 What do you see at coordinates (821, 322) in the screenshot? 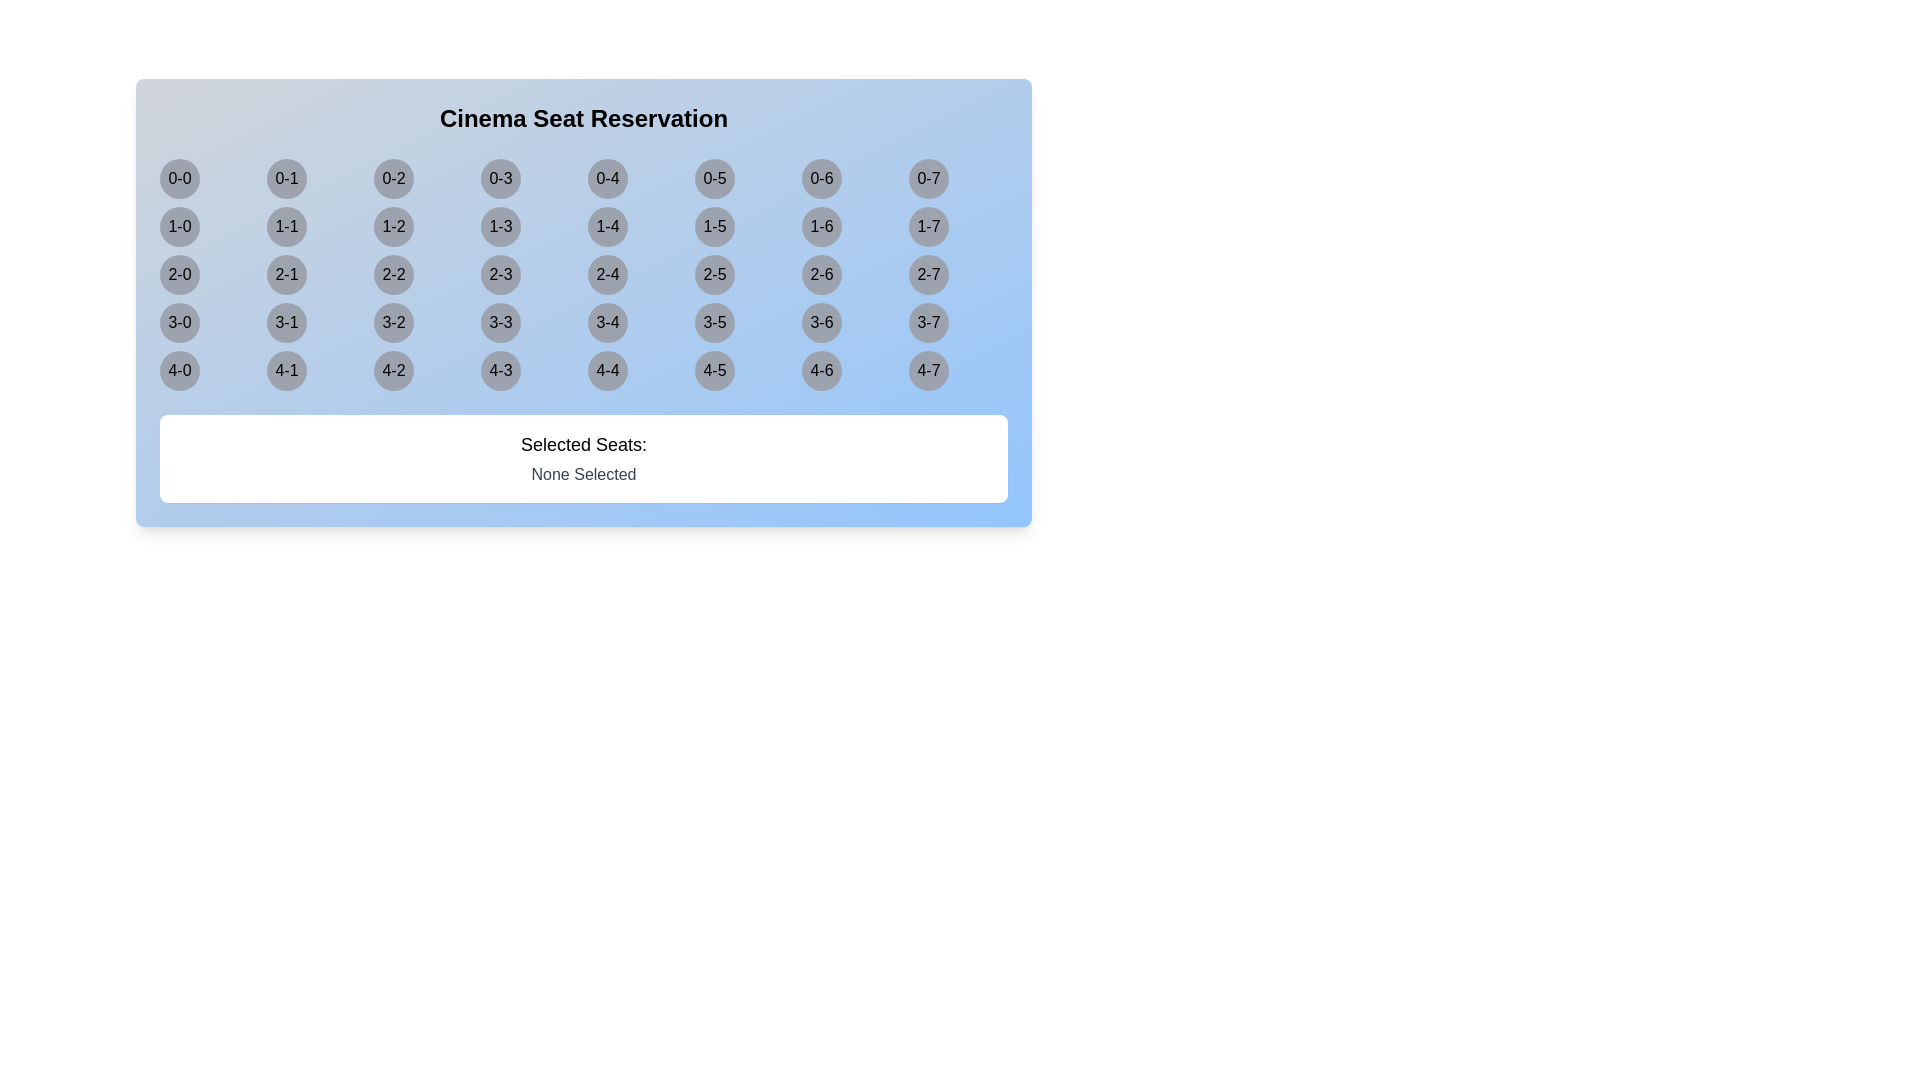
I see `the interactive button labeled '3-6' in the seat selection interface` at bounding box center [821, 322].